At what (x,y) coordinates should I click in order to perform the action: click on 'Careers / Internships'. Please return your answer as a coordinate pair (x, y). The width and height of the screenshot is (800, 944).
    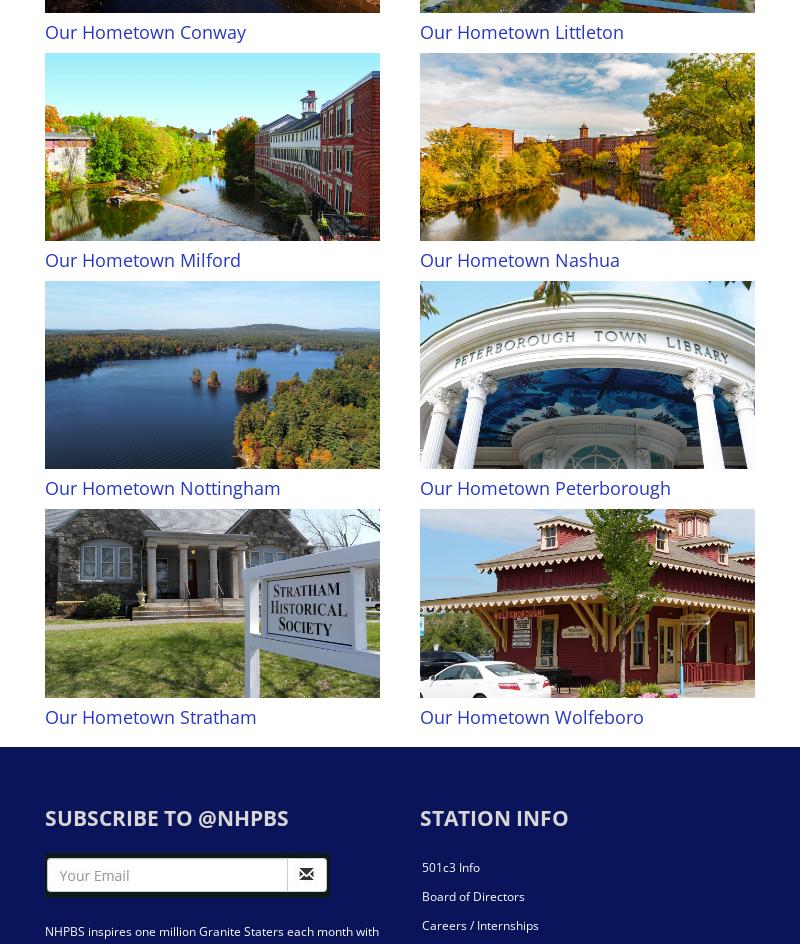
    Looking at the image, I should click on (480, 923).